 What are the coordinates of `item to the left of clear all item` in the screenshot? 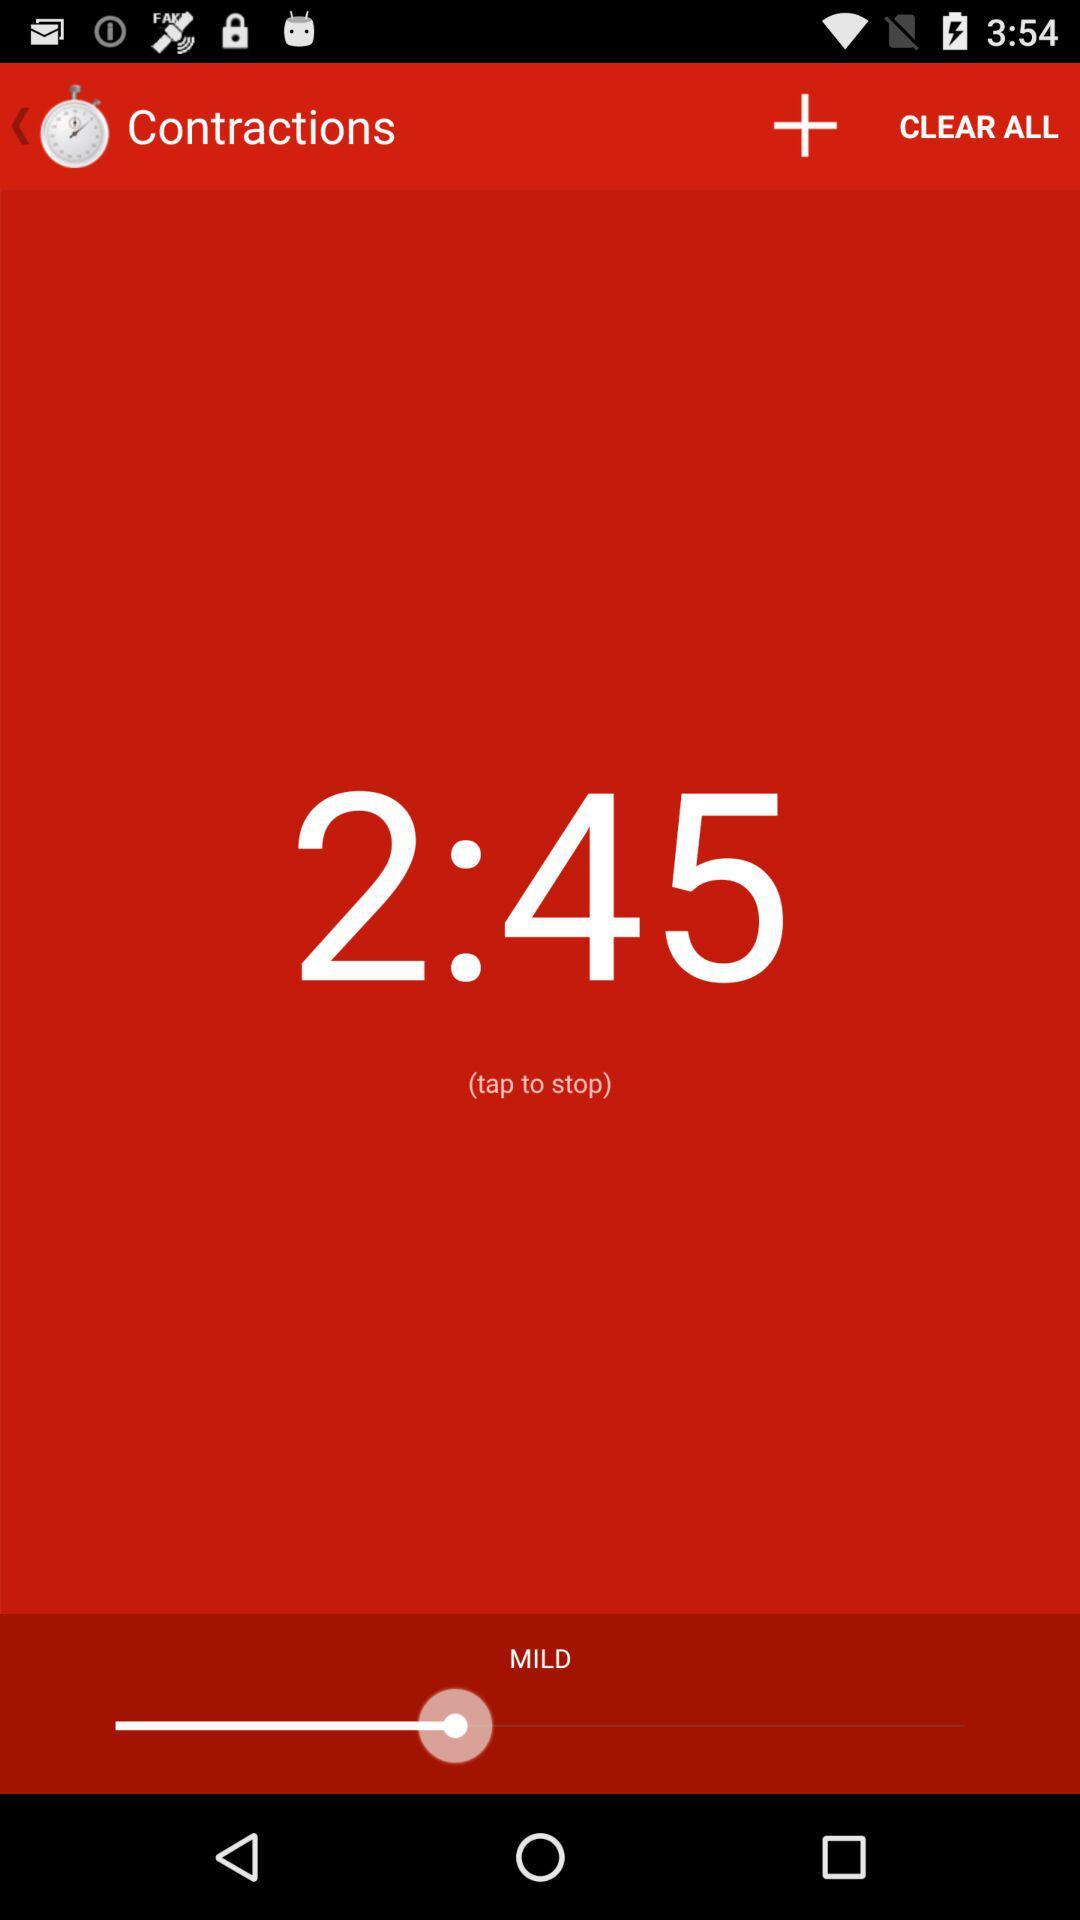 It's located at (803, 124).